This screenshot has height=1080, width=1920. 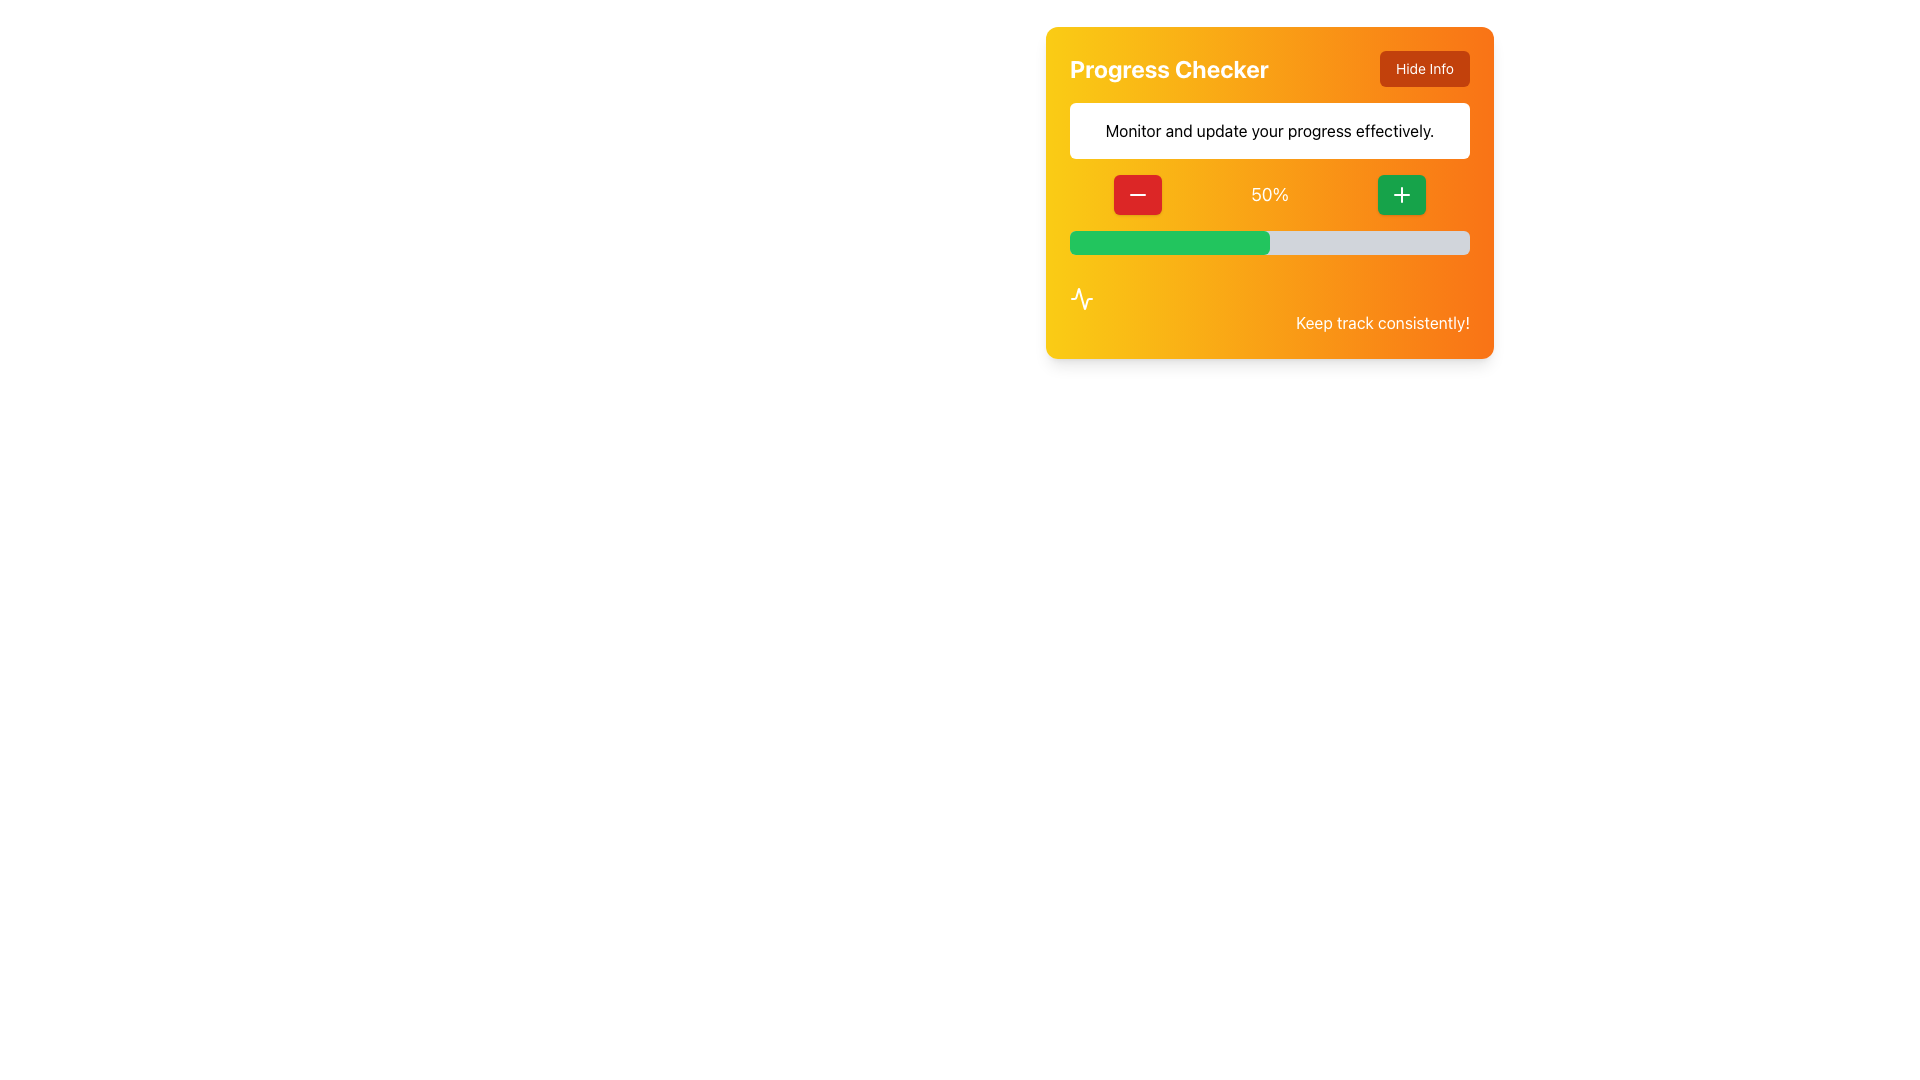 What do you see at coordinates (1424, 68) in the screenshot?
I see `the 'Hide Info' button, which has an orange background and white text` at bounding box center [1424, 68].